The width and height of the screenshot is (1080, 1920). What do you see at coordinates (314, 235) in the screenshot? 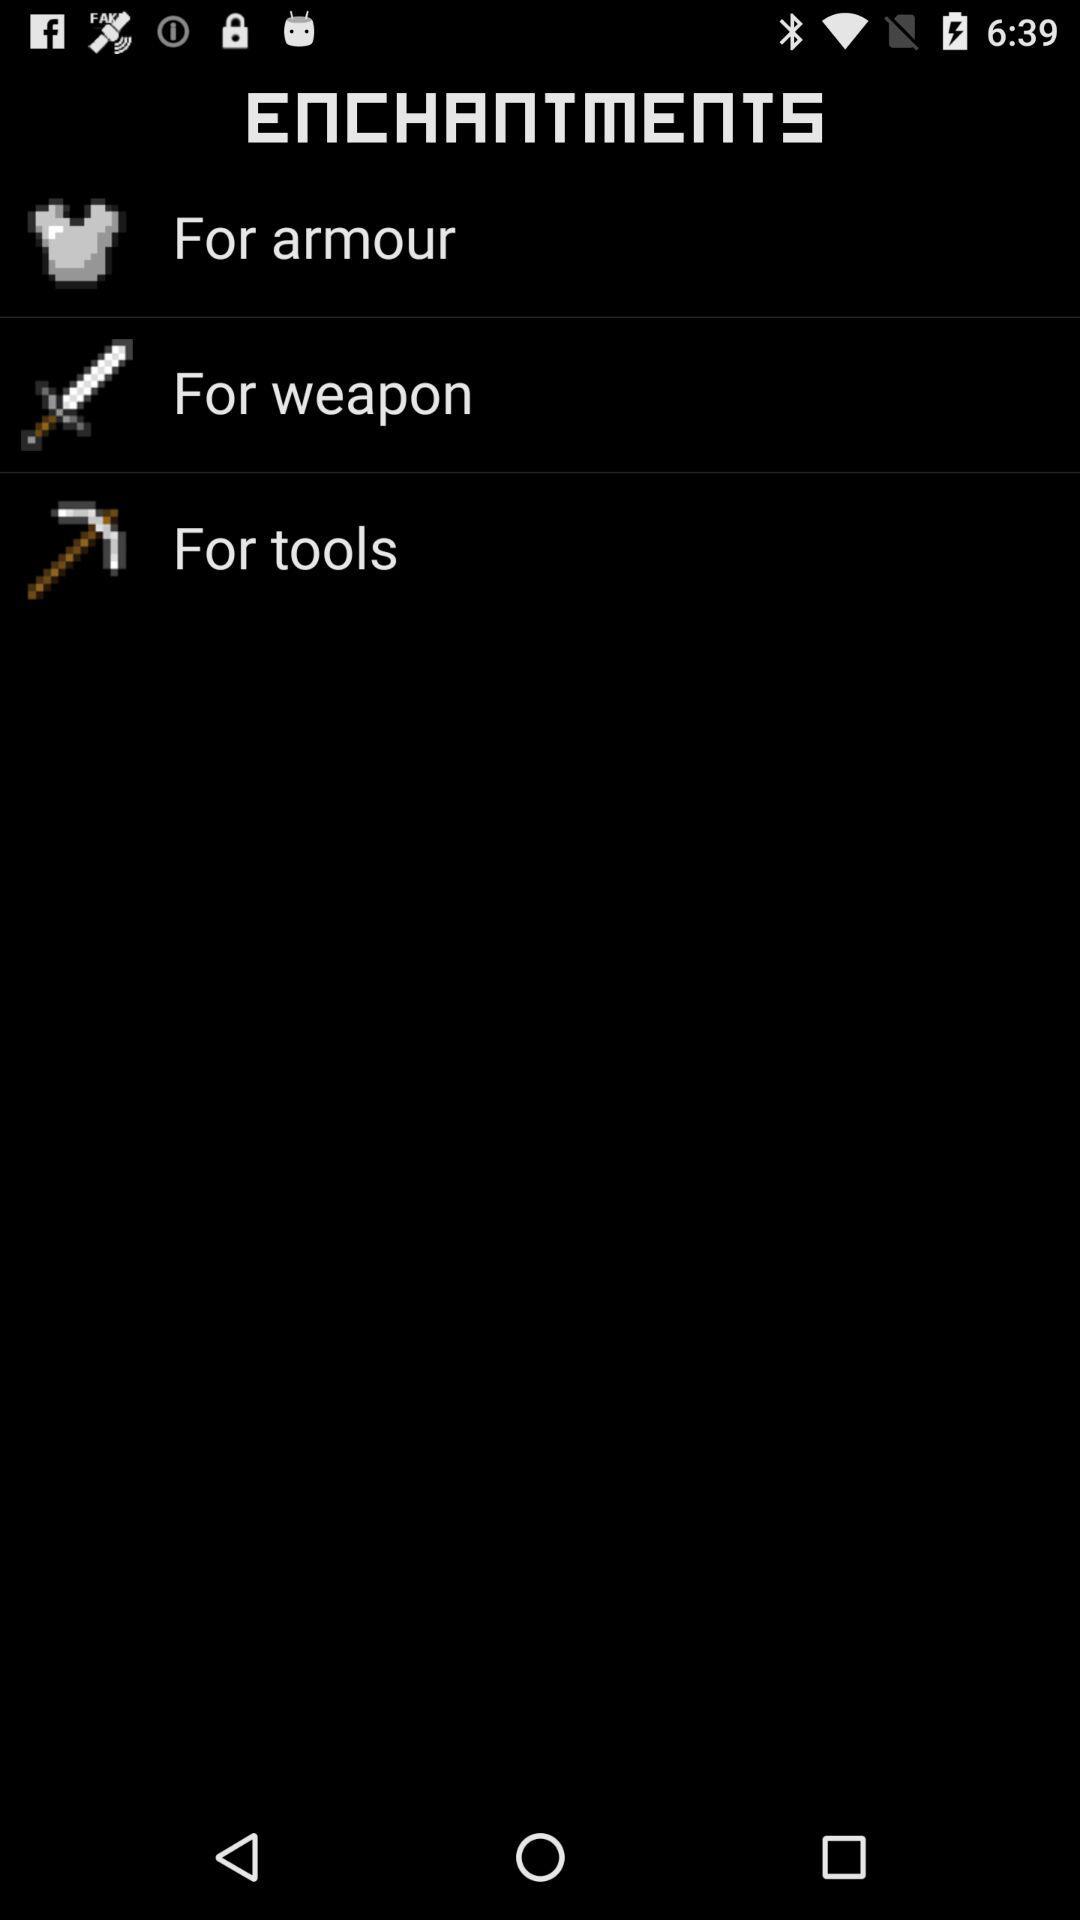
I see `the icon above the for weapon icon` at bounding box center [314, 235].